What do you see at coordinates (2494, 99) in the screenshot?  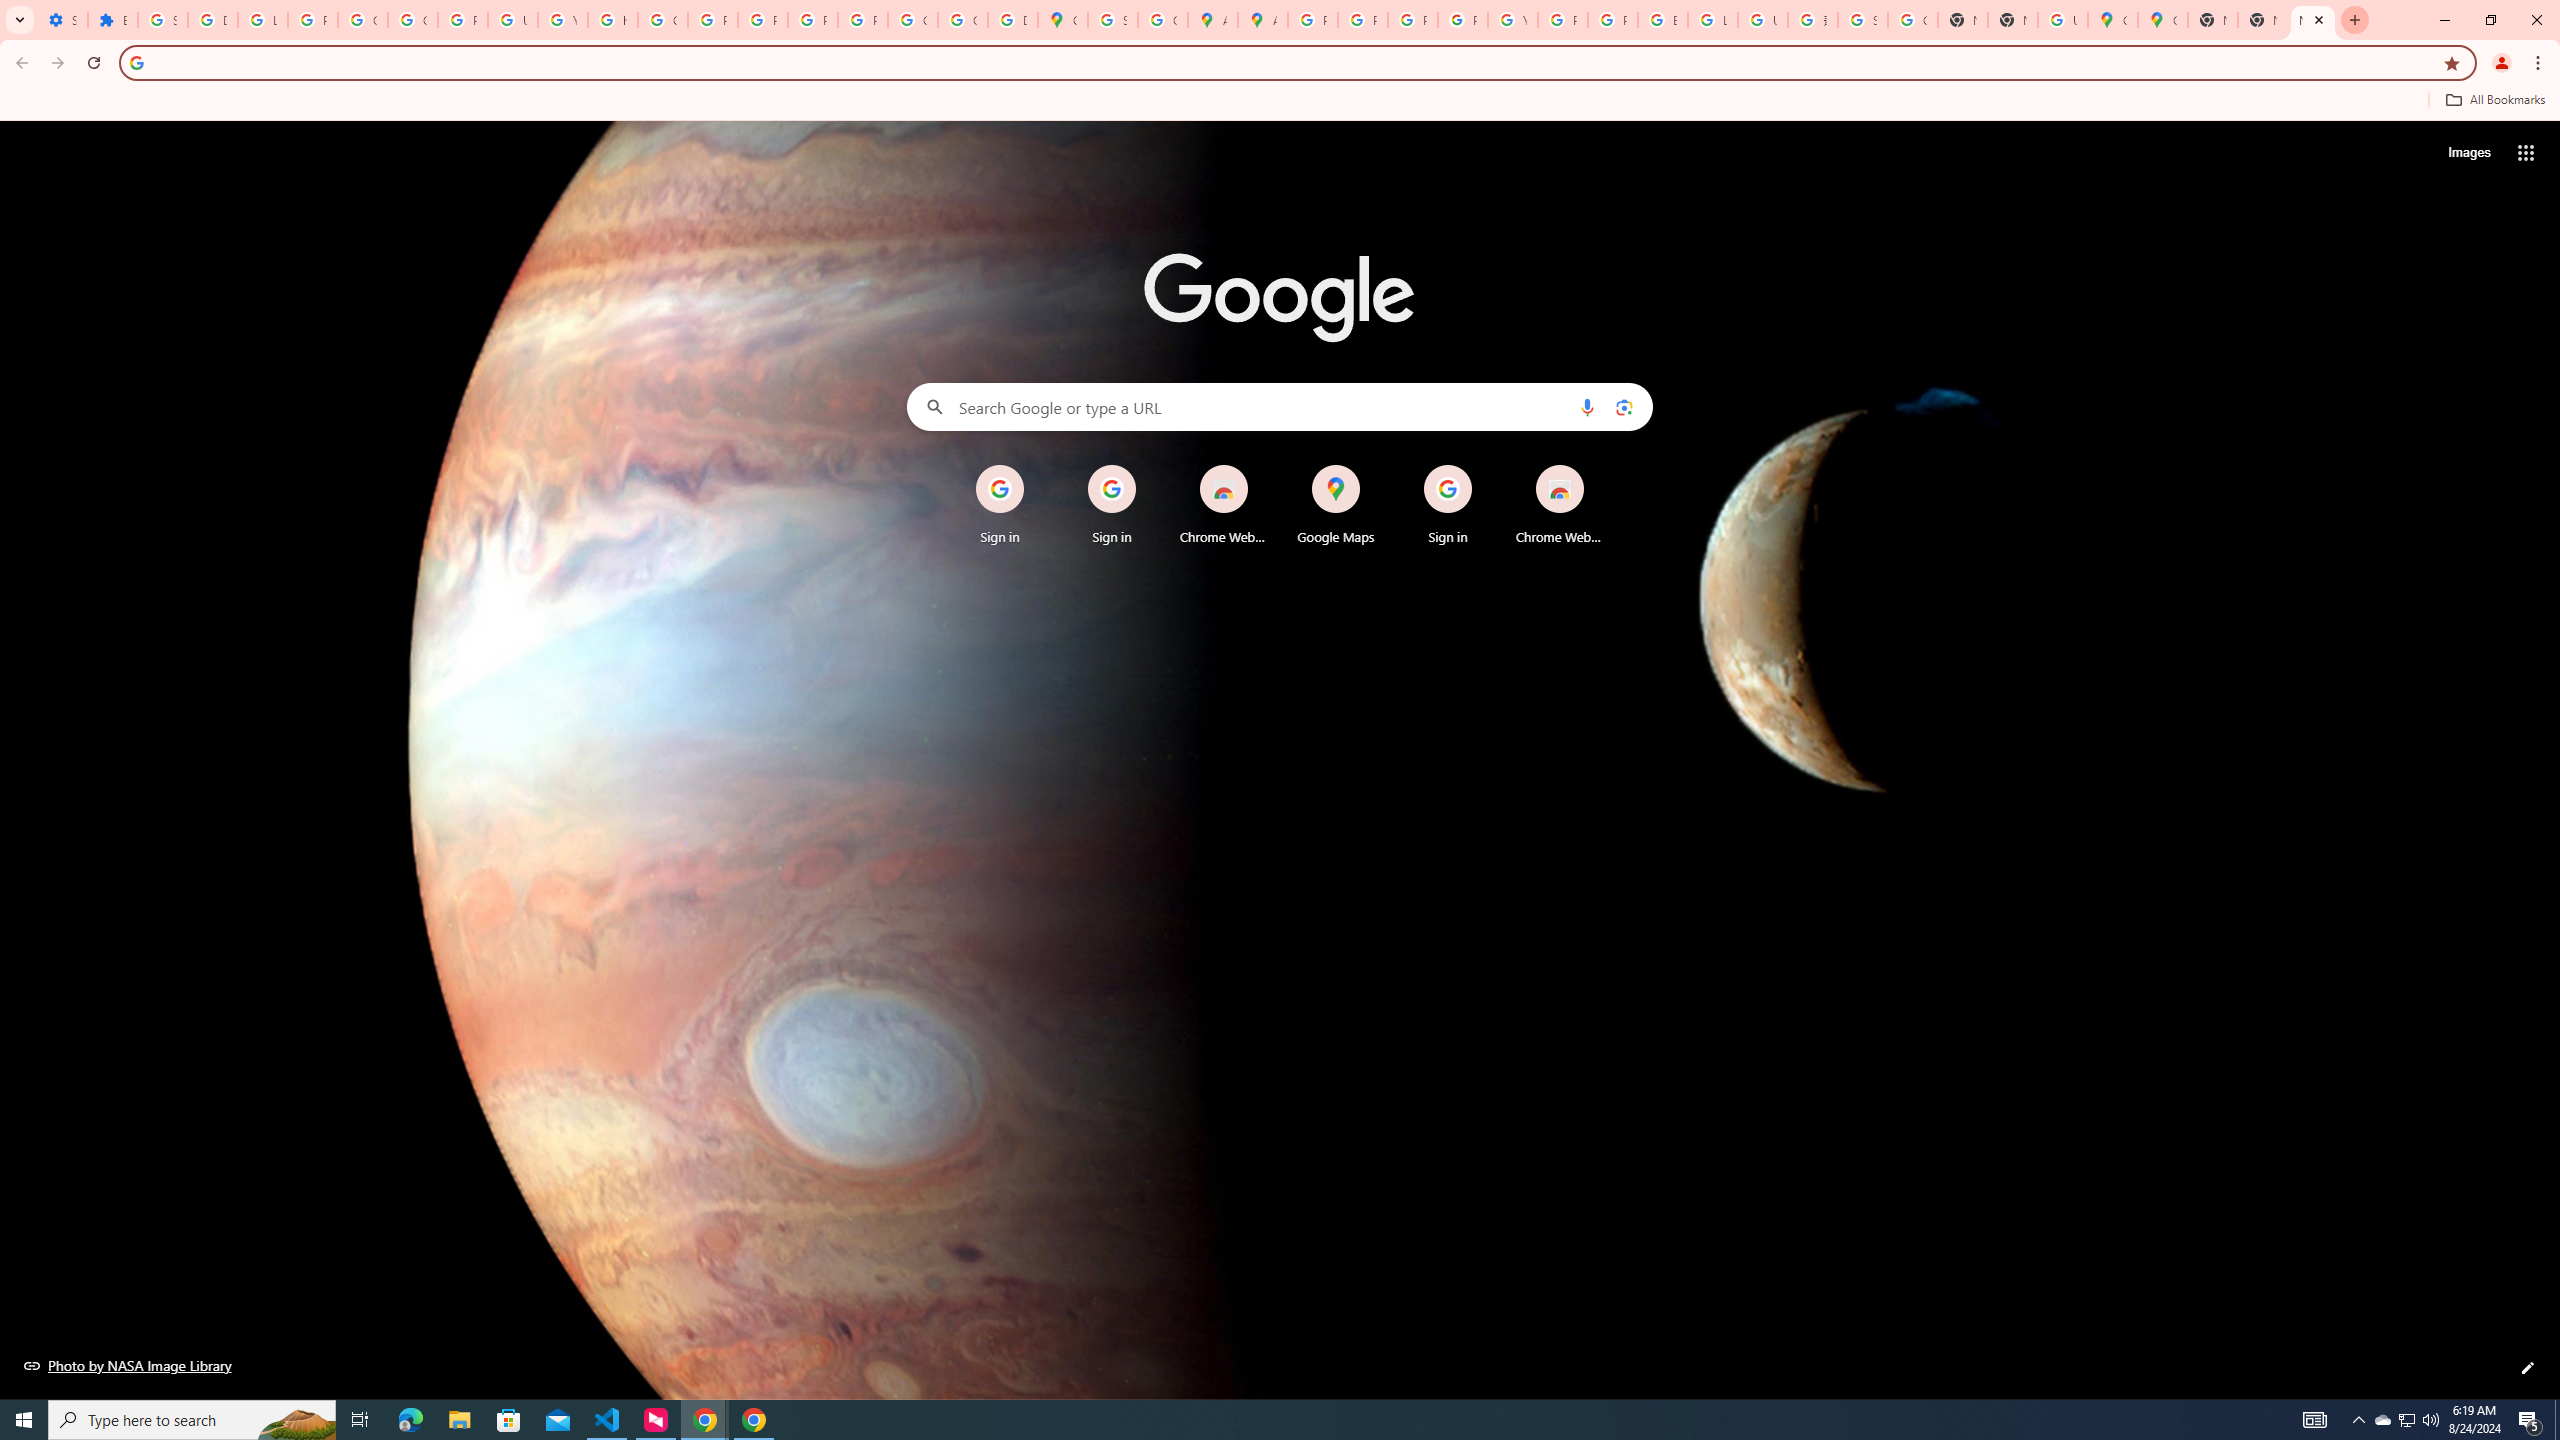 I see `'All Bookmarks'` at bounding box center [2494, 99].